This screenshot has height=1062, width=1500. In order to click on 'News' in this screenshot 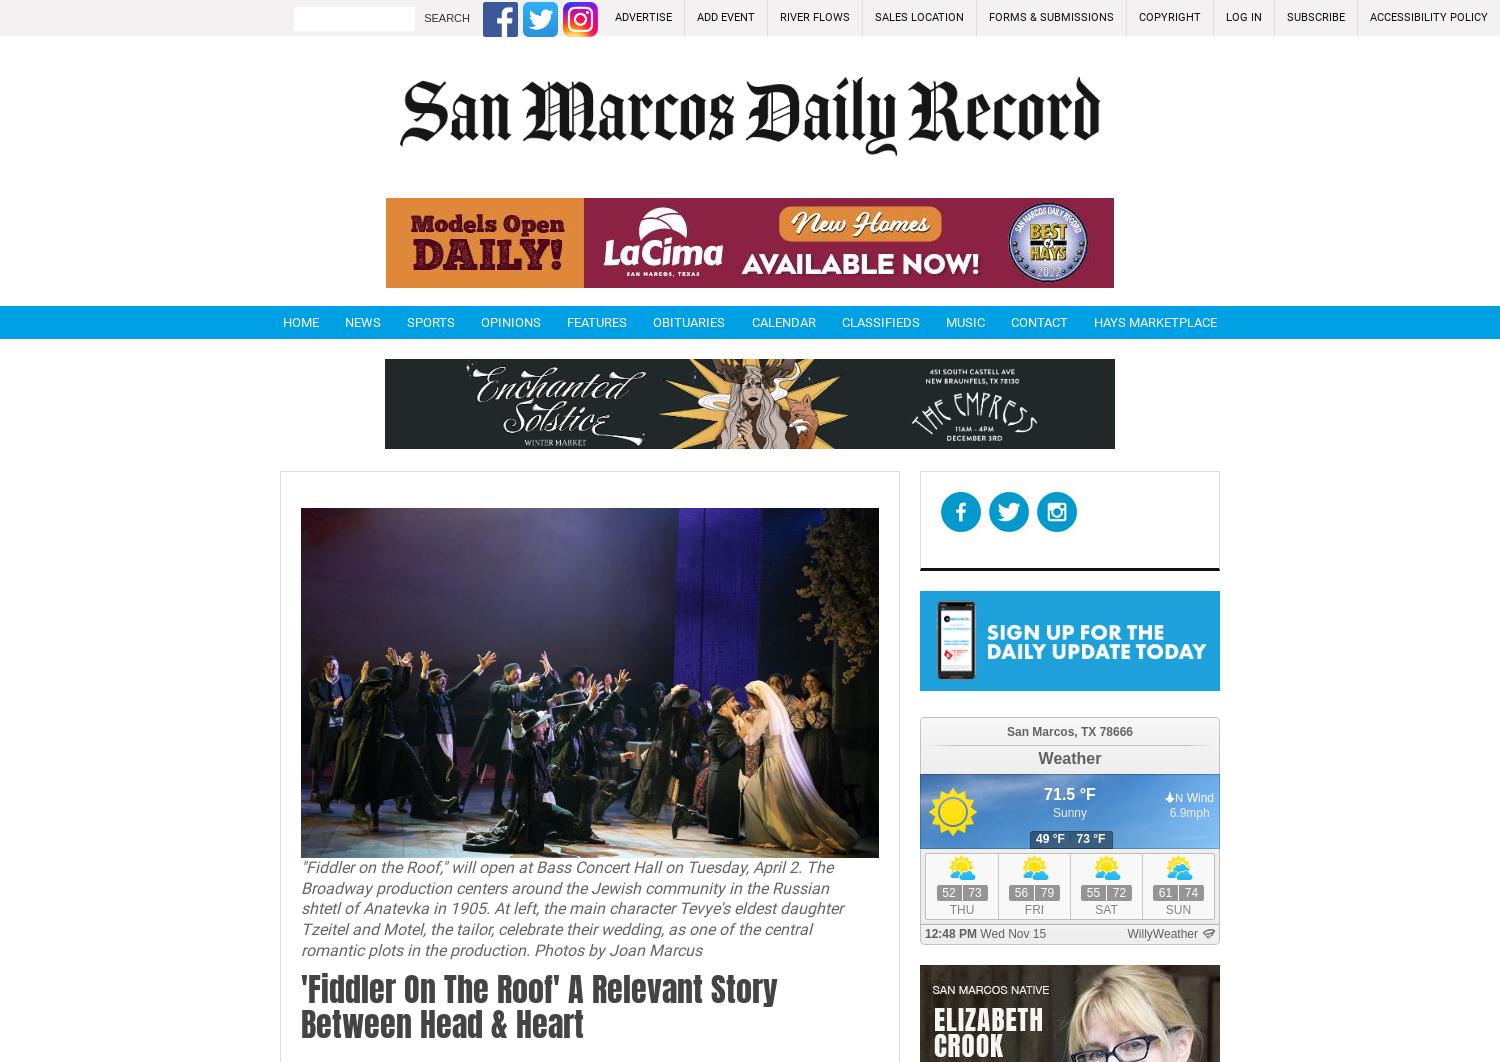, I will do `click(362, 321)`.